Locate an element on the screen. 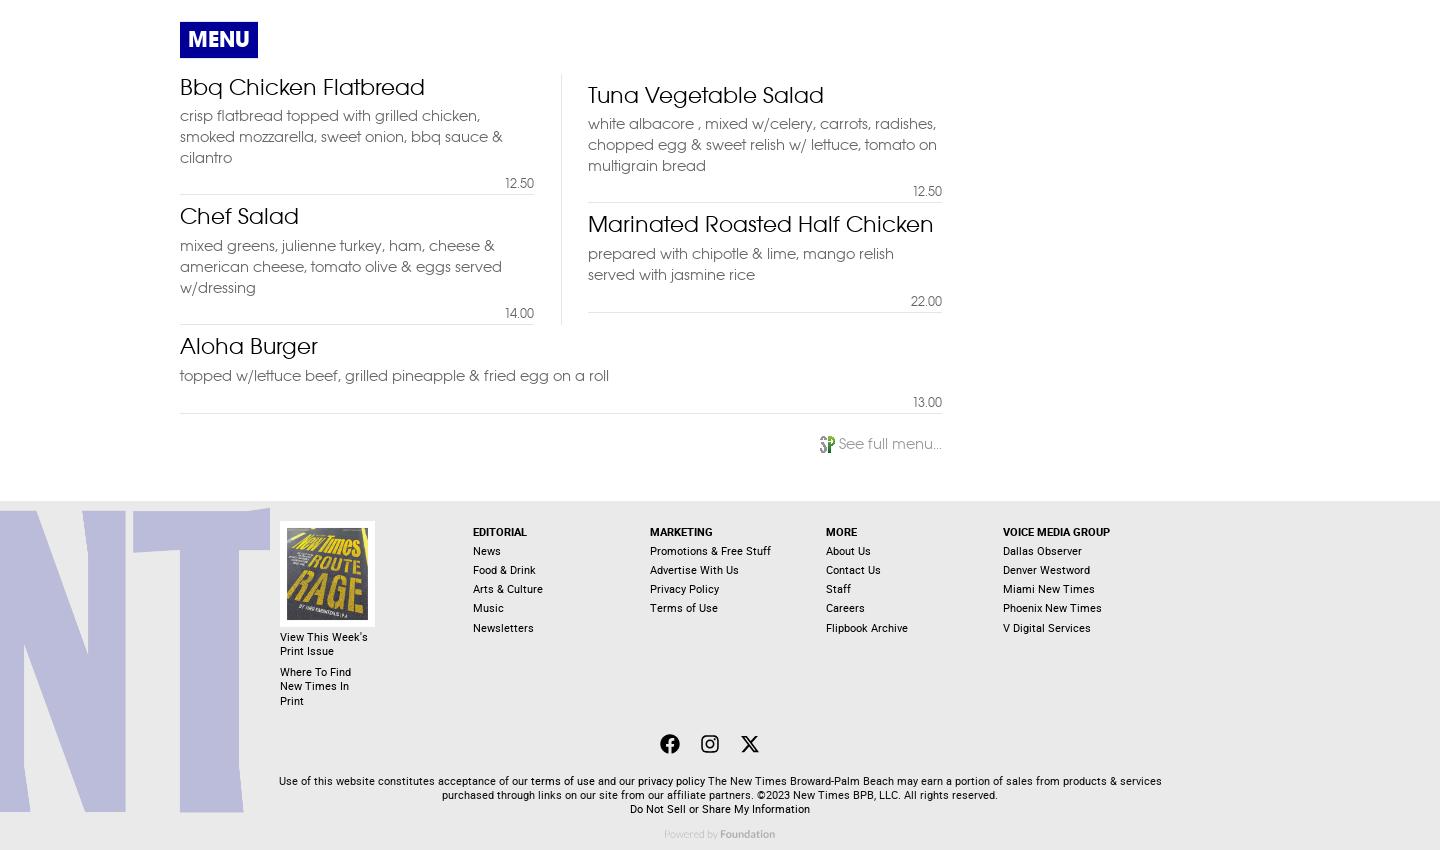 Image resolution: width=1440 pixels, height=850 pixels. 'Do Not Sell or Share My Information' is located at coordinates (720, 808).